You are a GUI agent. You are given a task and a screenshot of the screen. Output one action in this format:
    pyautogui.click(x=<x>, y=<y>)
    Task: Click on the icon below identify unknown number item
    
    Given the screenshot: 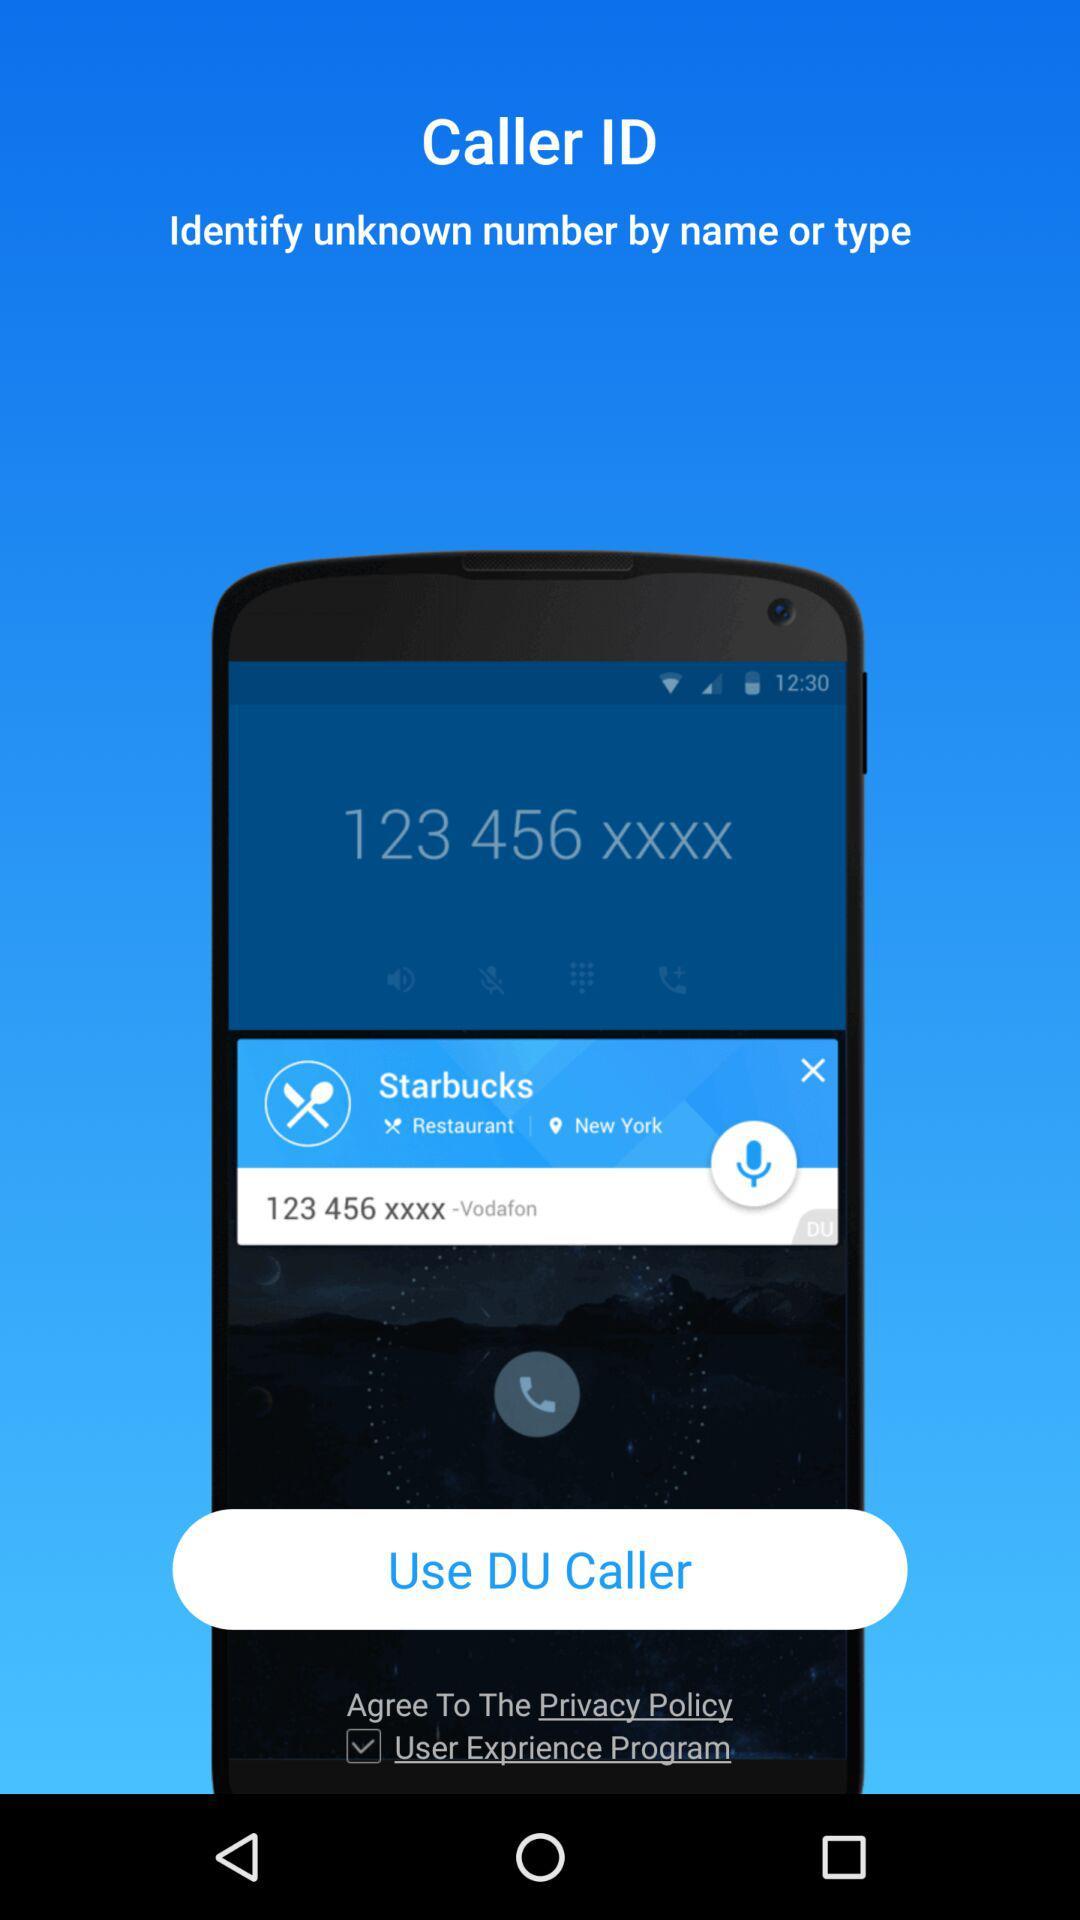 What is the action you would take?
    pyautogui.click(x=540, y=1568)
    